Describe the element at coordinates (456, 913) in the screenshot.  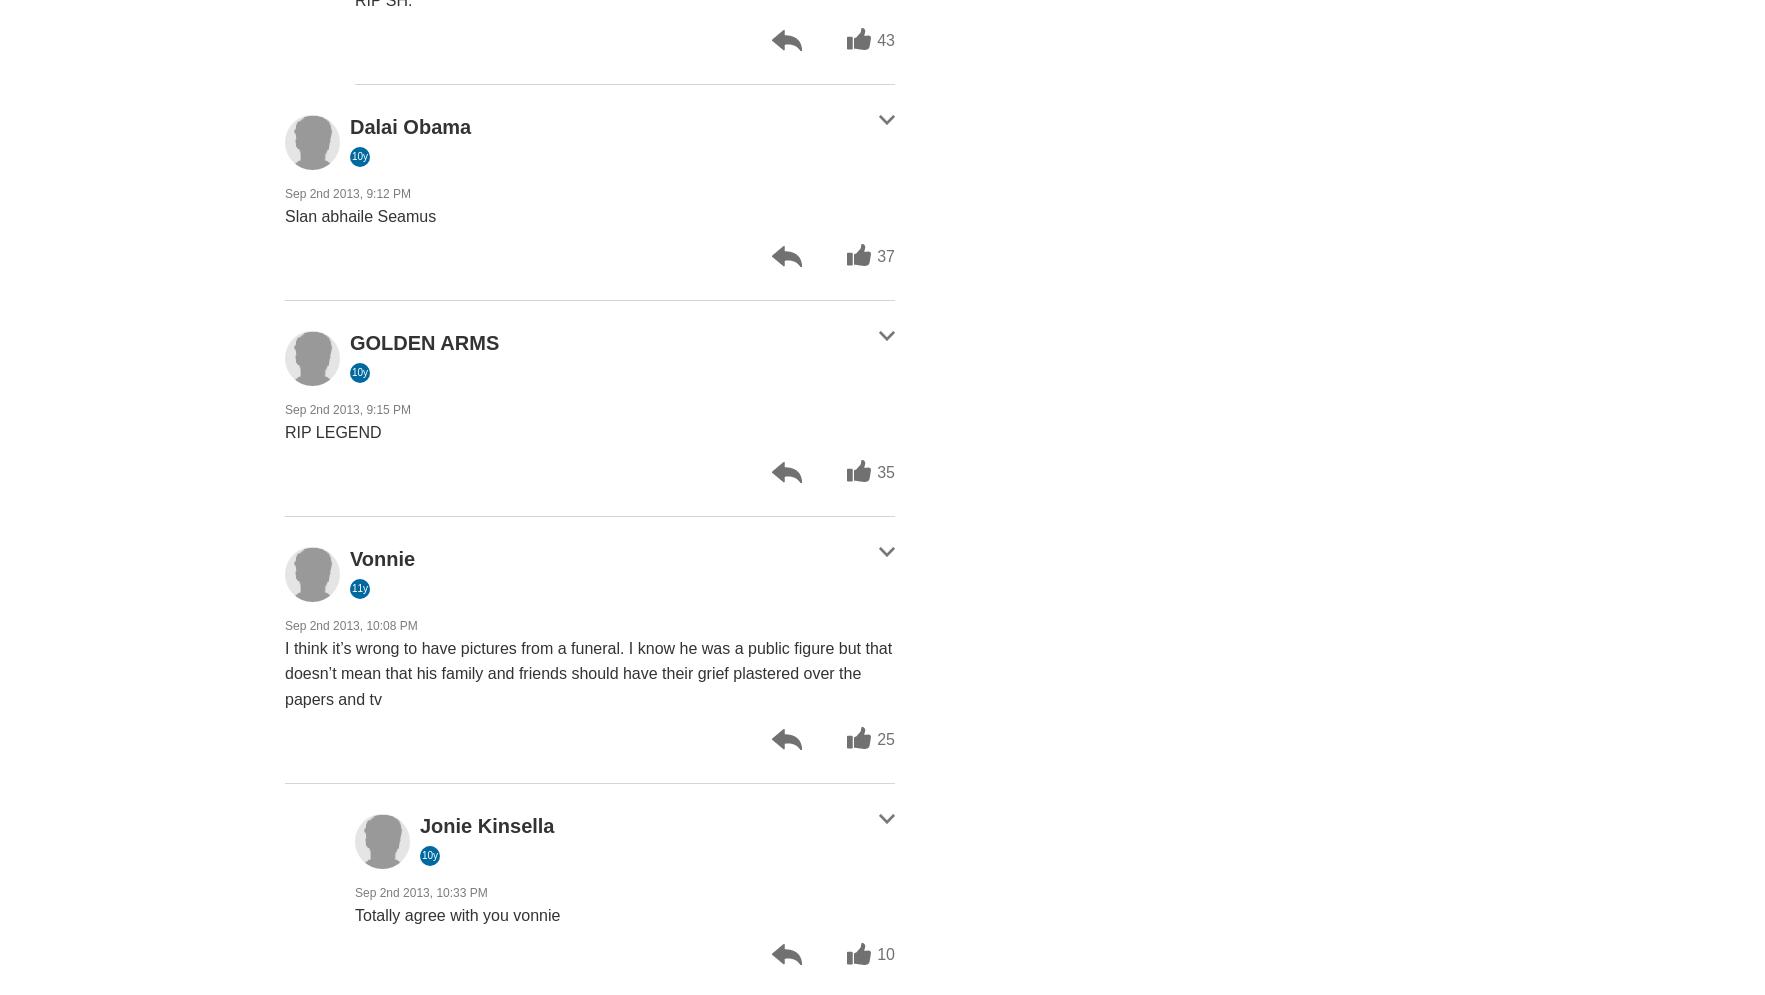
I see `'Totally agree with you vonnie'` at that location.